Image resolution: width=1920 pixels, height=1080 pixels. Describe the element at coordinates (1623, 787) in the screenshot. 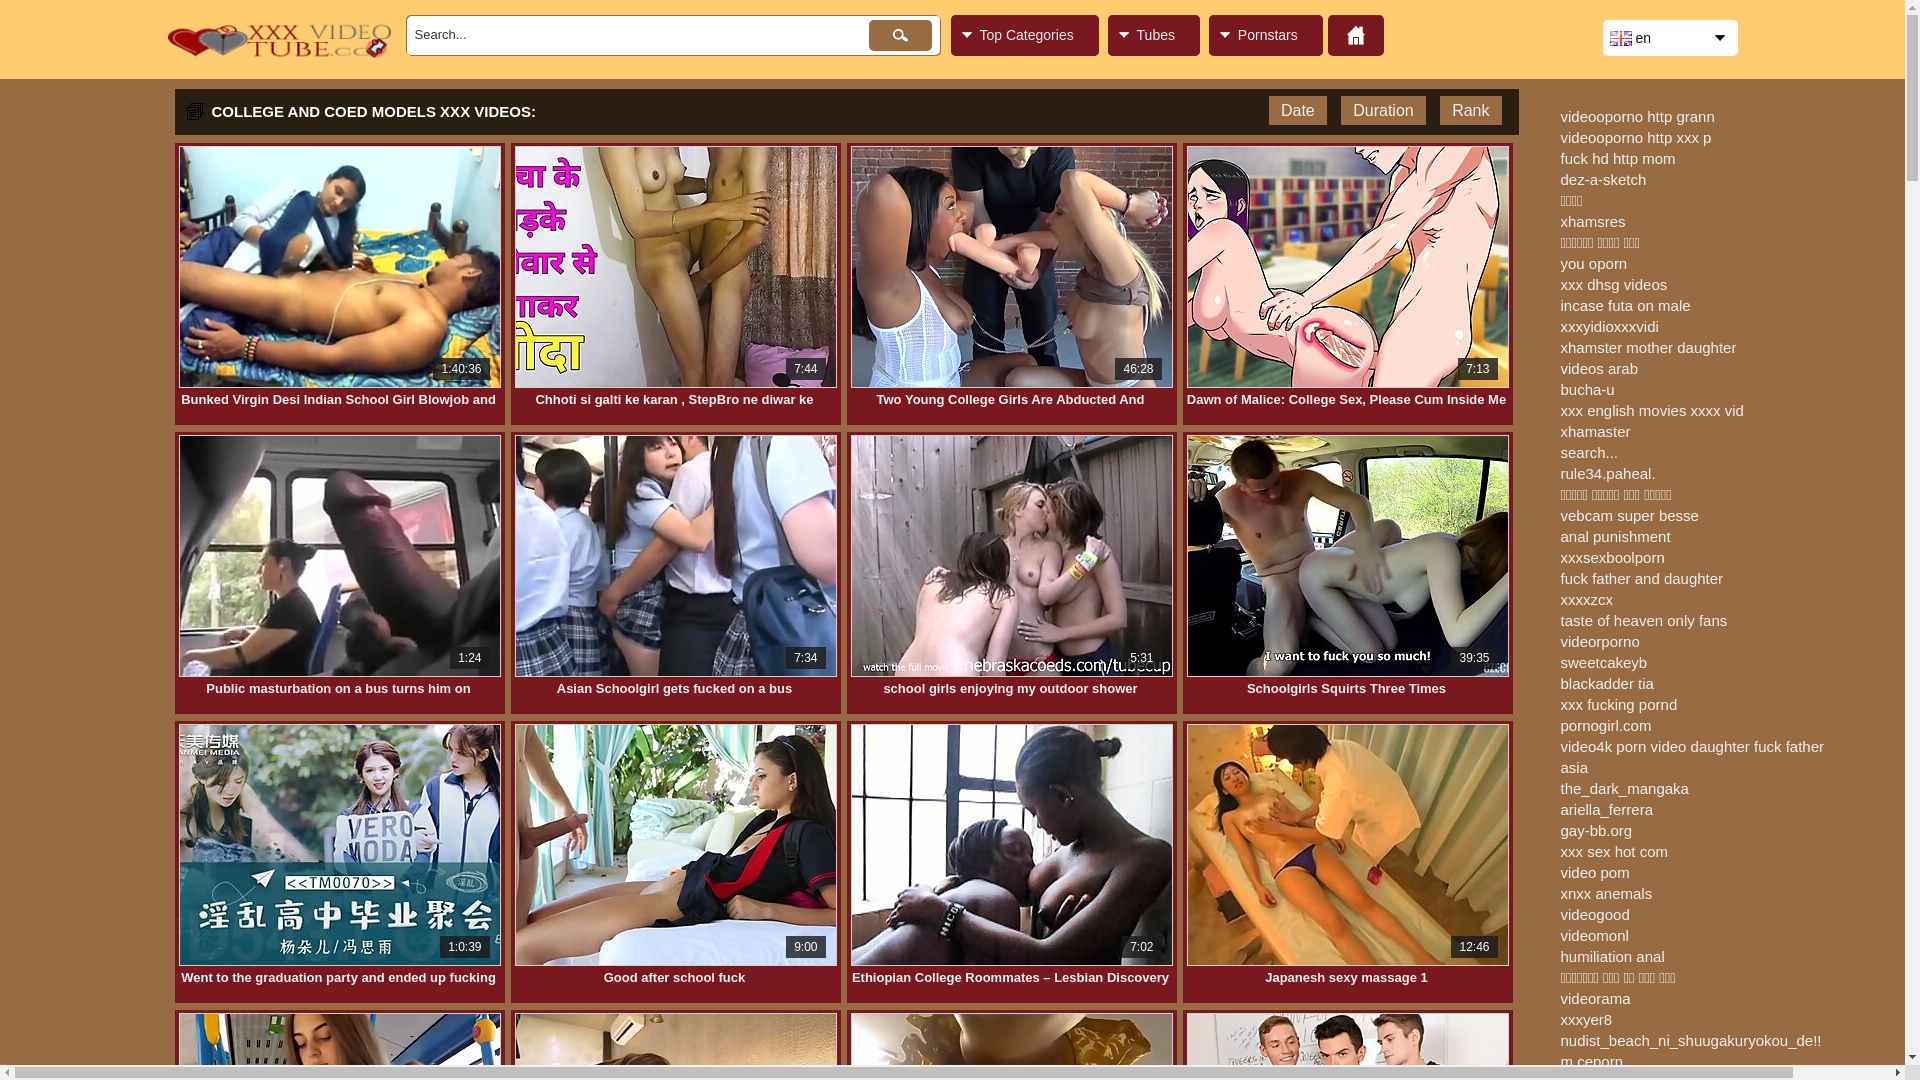

I see `'the_dark_mangaka'` at that location.